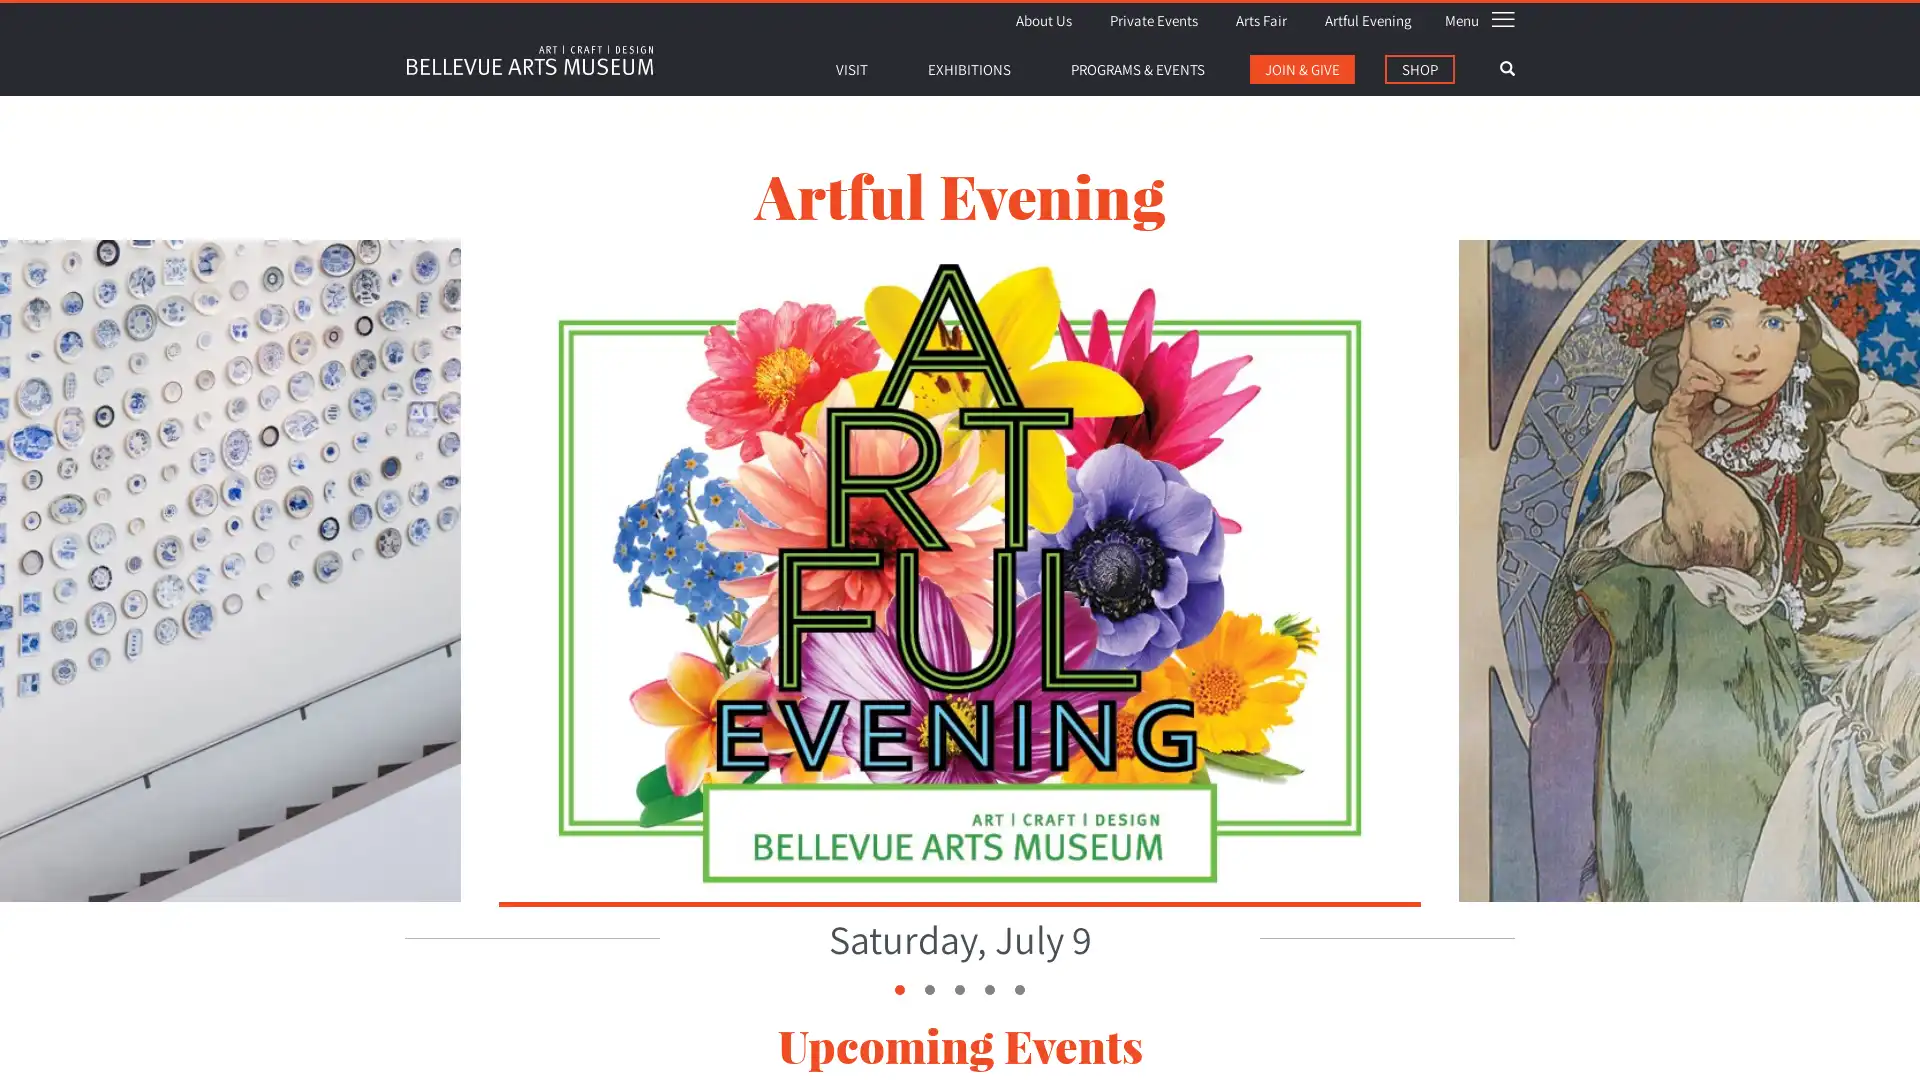 This screenshot has width=1920, height=1080. I want to click on 5, so click(1019, 990).